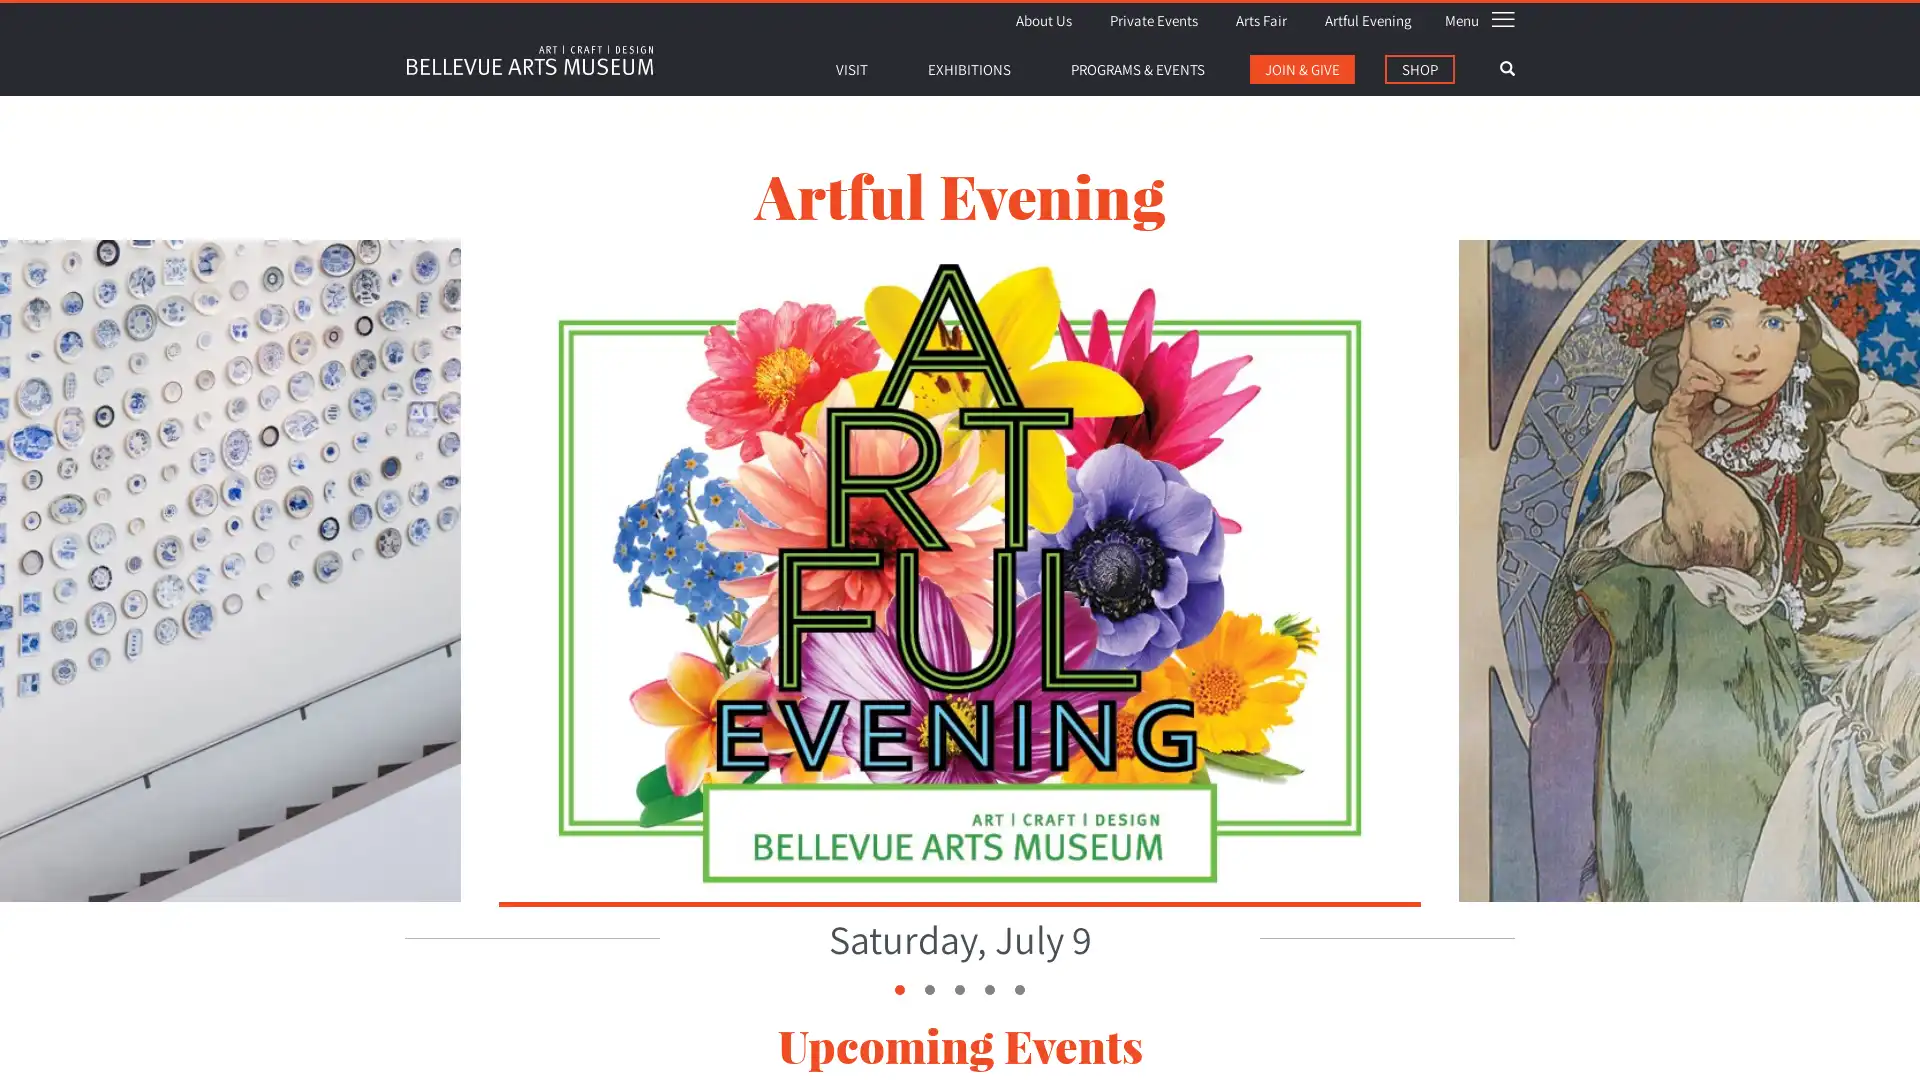 This screenshot has width=1920, height=1080. I want to click on 5, so click(1019, 990).